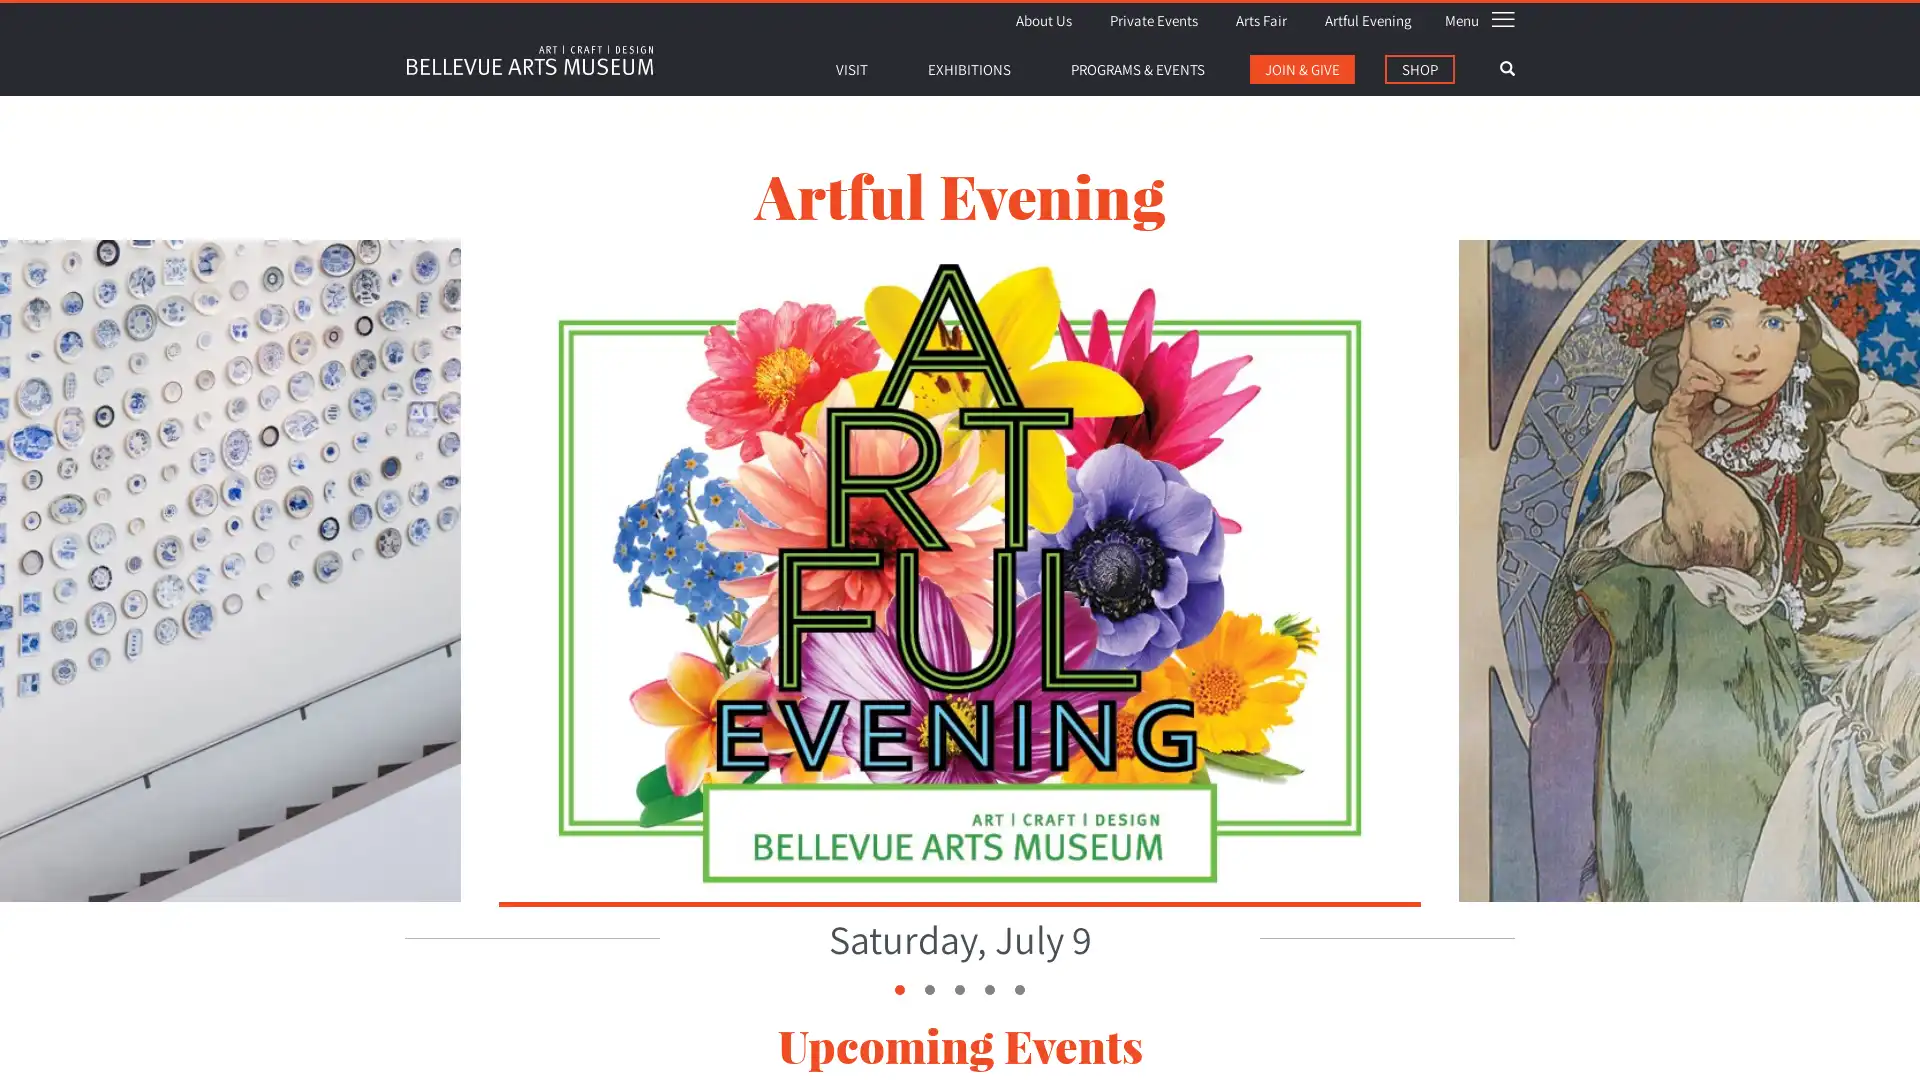 This screenshot has width=1920, height=1080. I want to click on 5, so click(1019, 990).